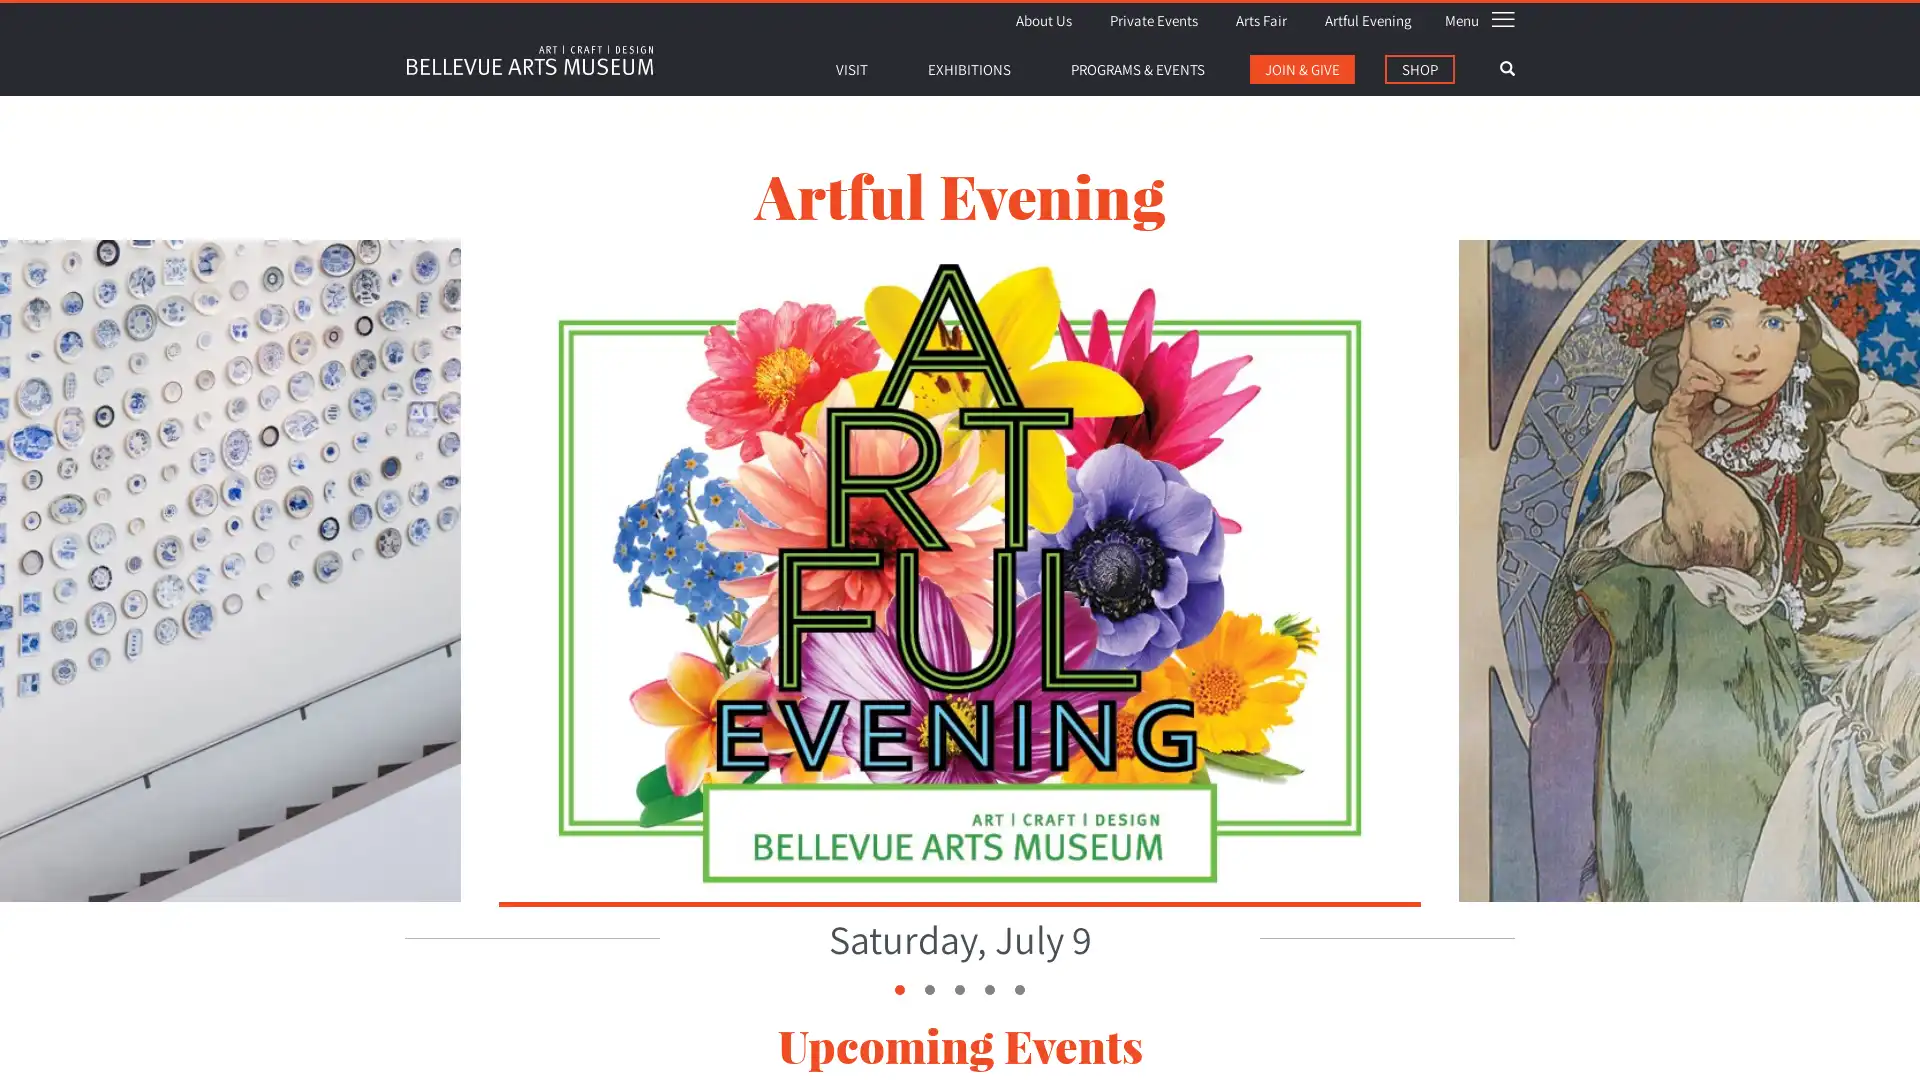 This screenshot has width=1920, height=1080. I want to click on 5, so click(1019, 990).